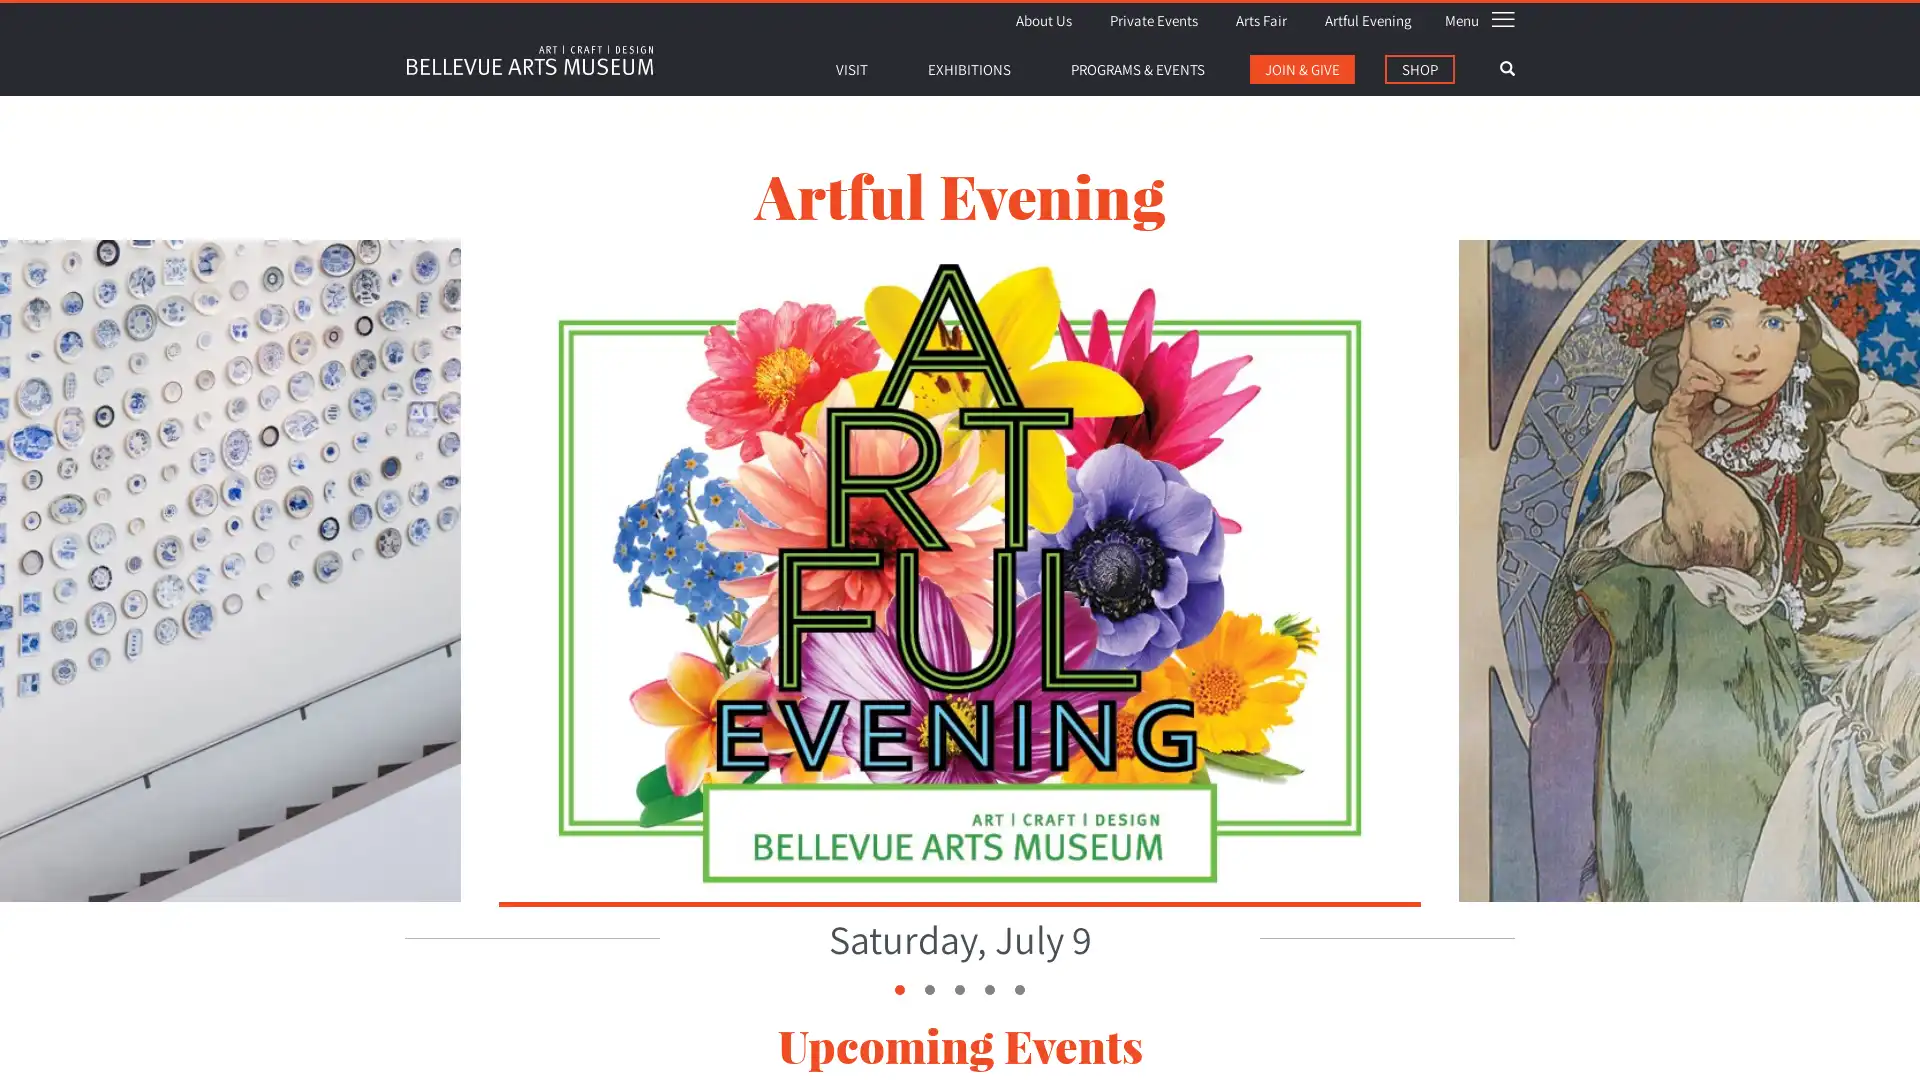 This screenshot has width=1920, height=1080. I want to click on 5, so click(1019, 990).